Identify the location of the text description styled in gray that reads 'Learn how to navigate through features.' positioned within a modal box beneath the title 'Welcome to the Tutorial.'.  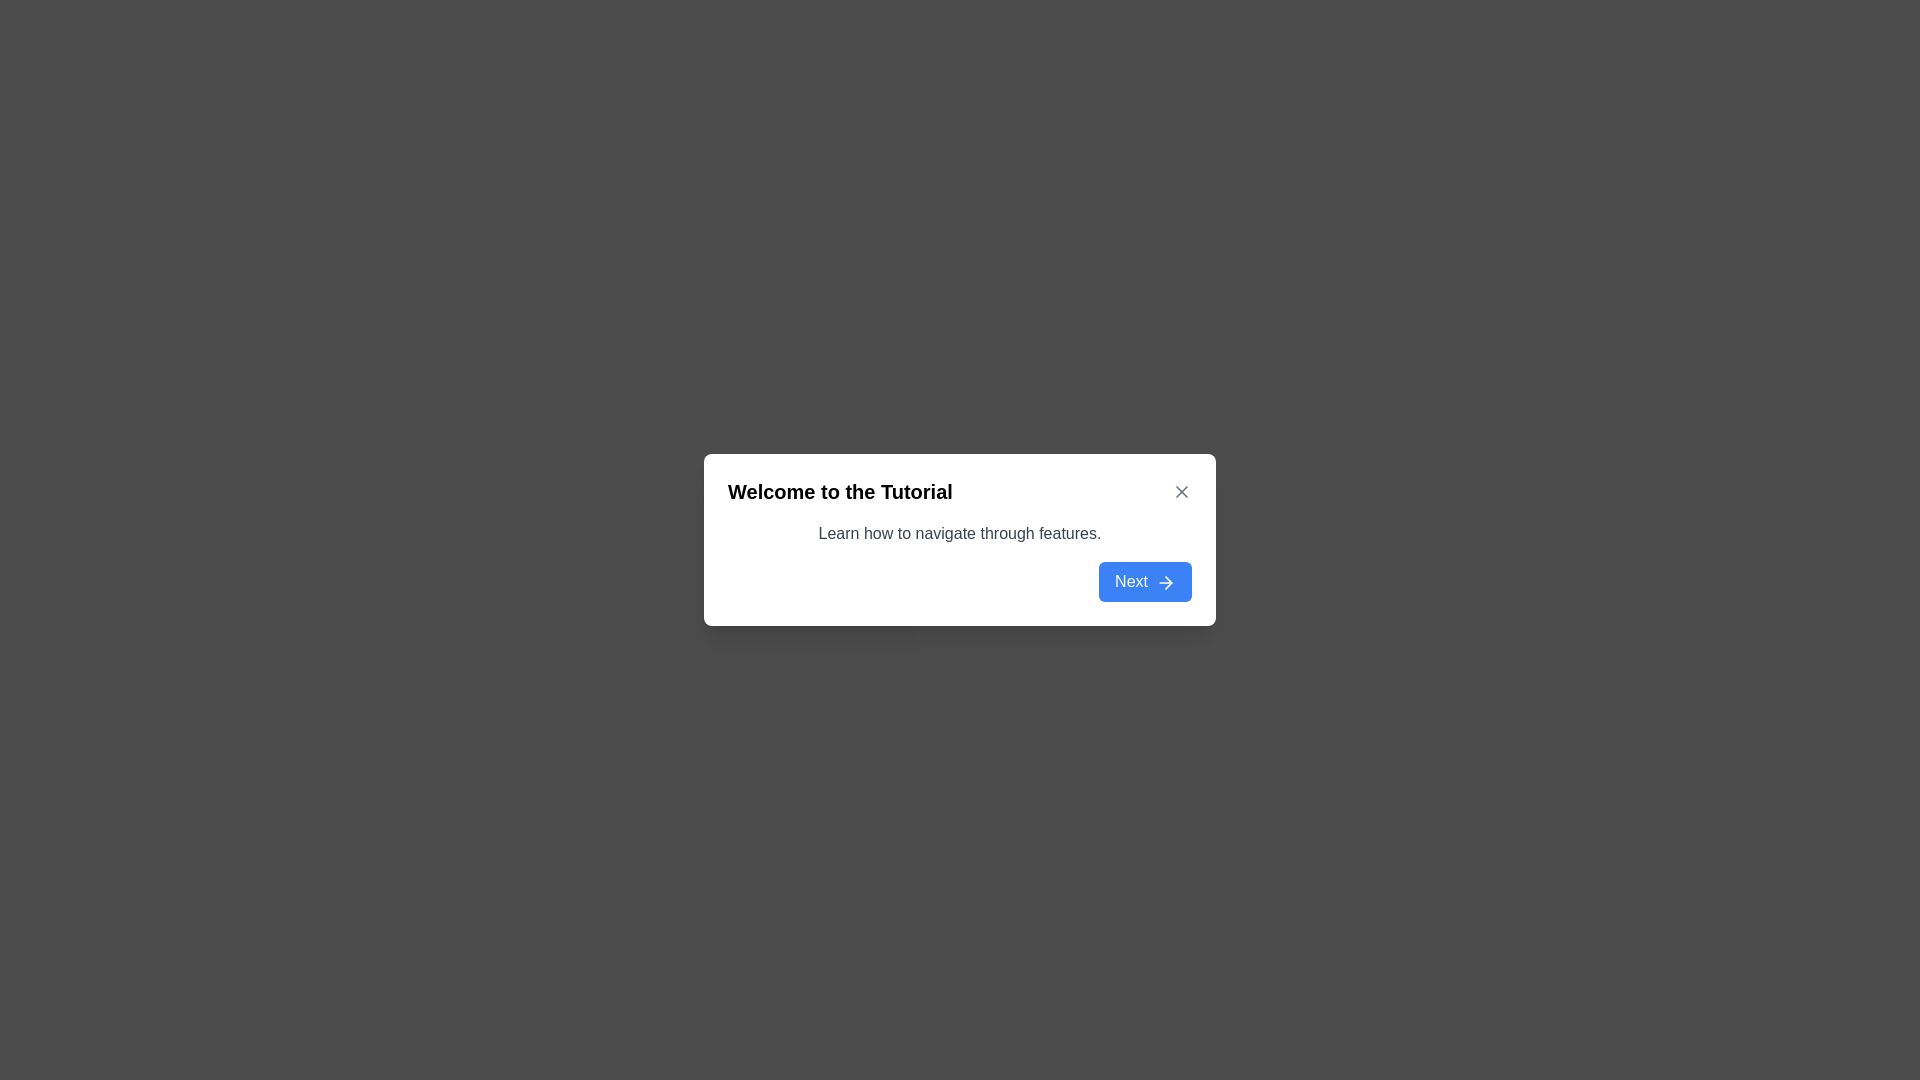
(960, 532).